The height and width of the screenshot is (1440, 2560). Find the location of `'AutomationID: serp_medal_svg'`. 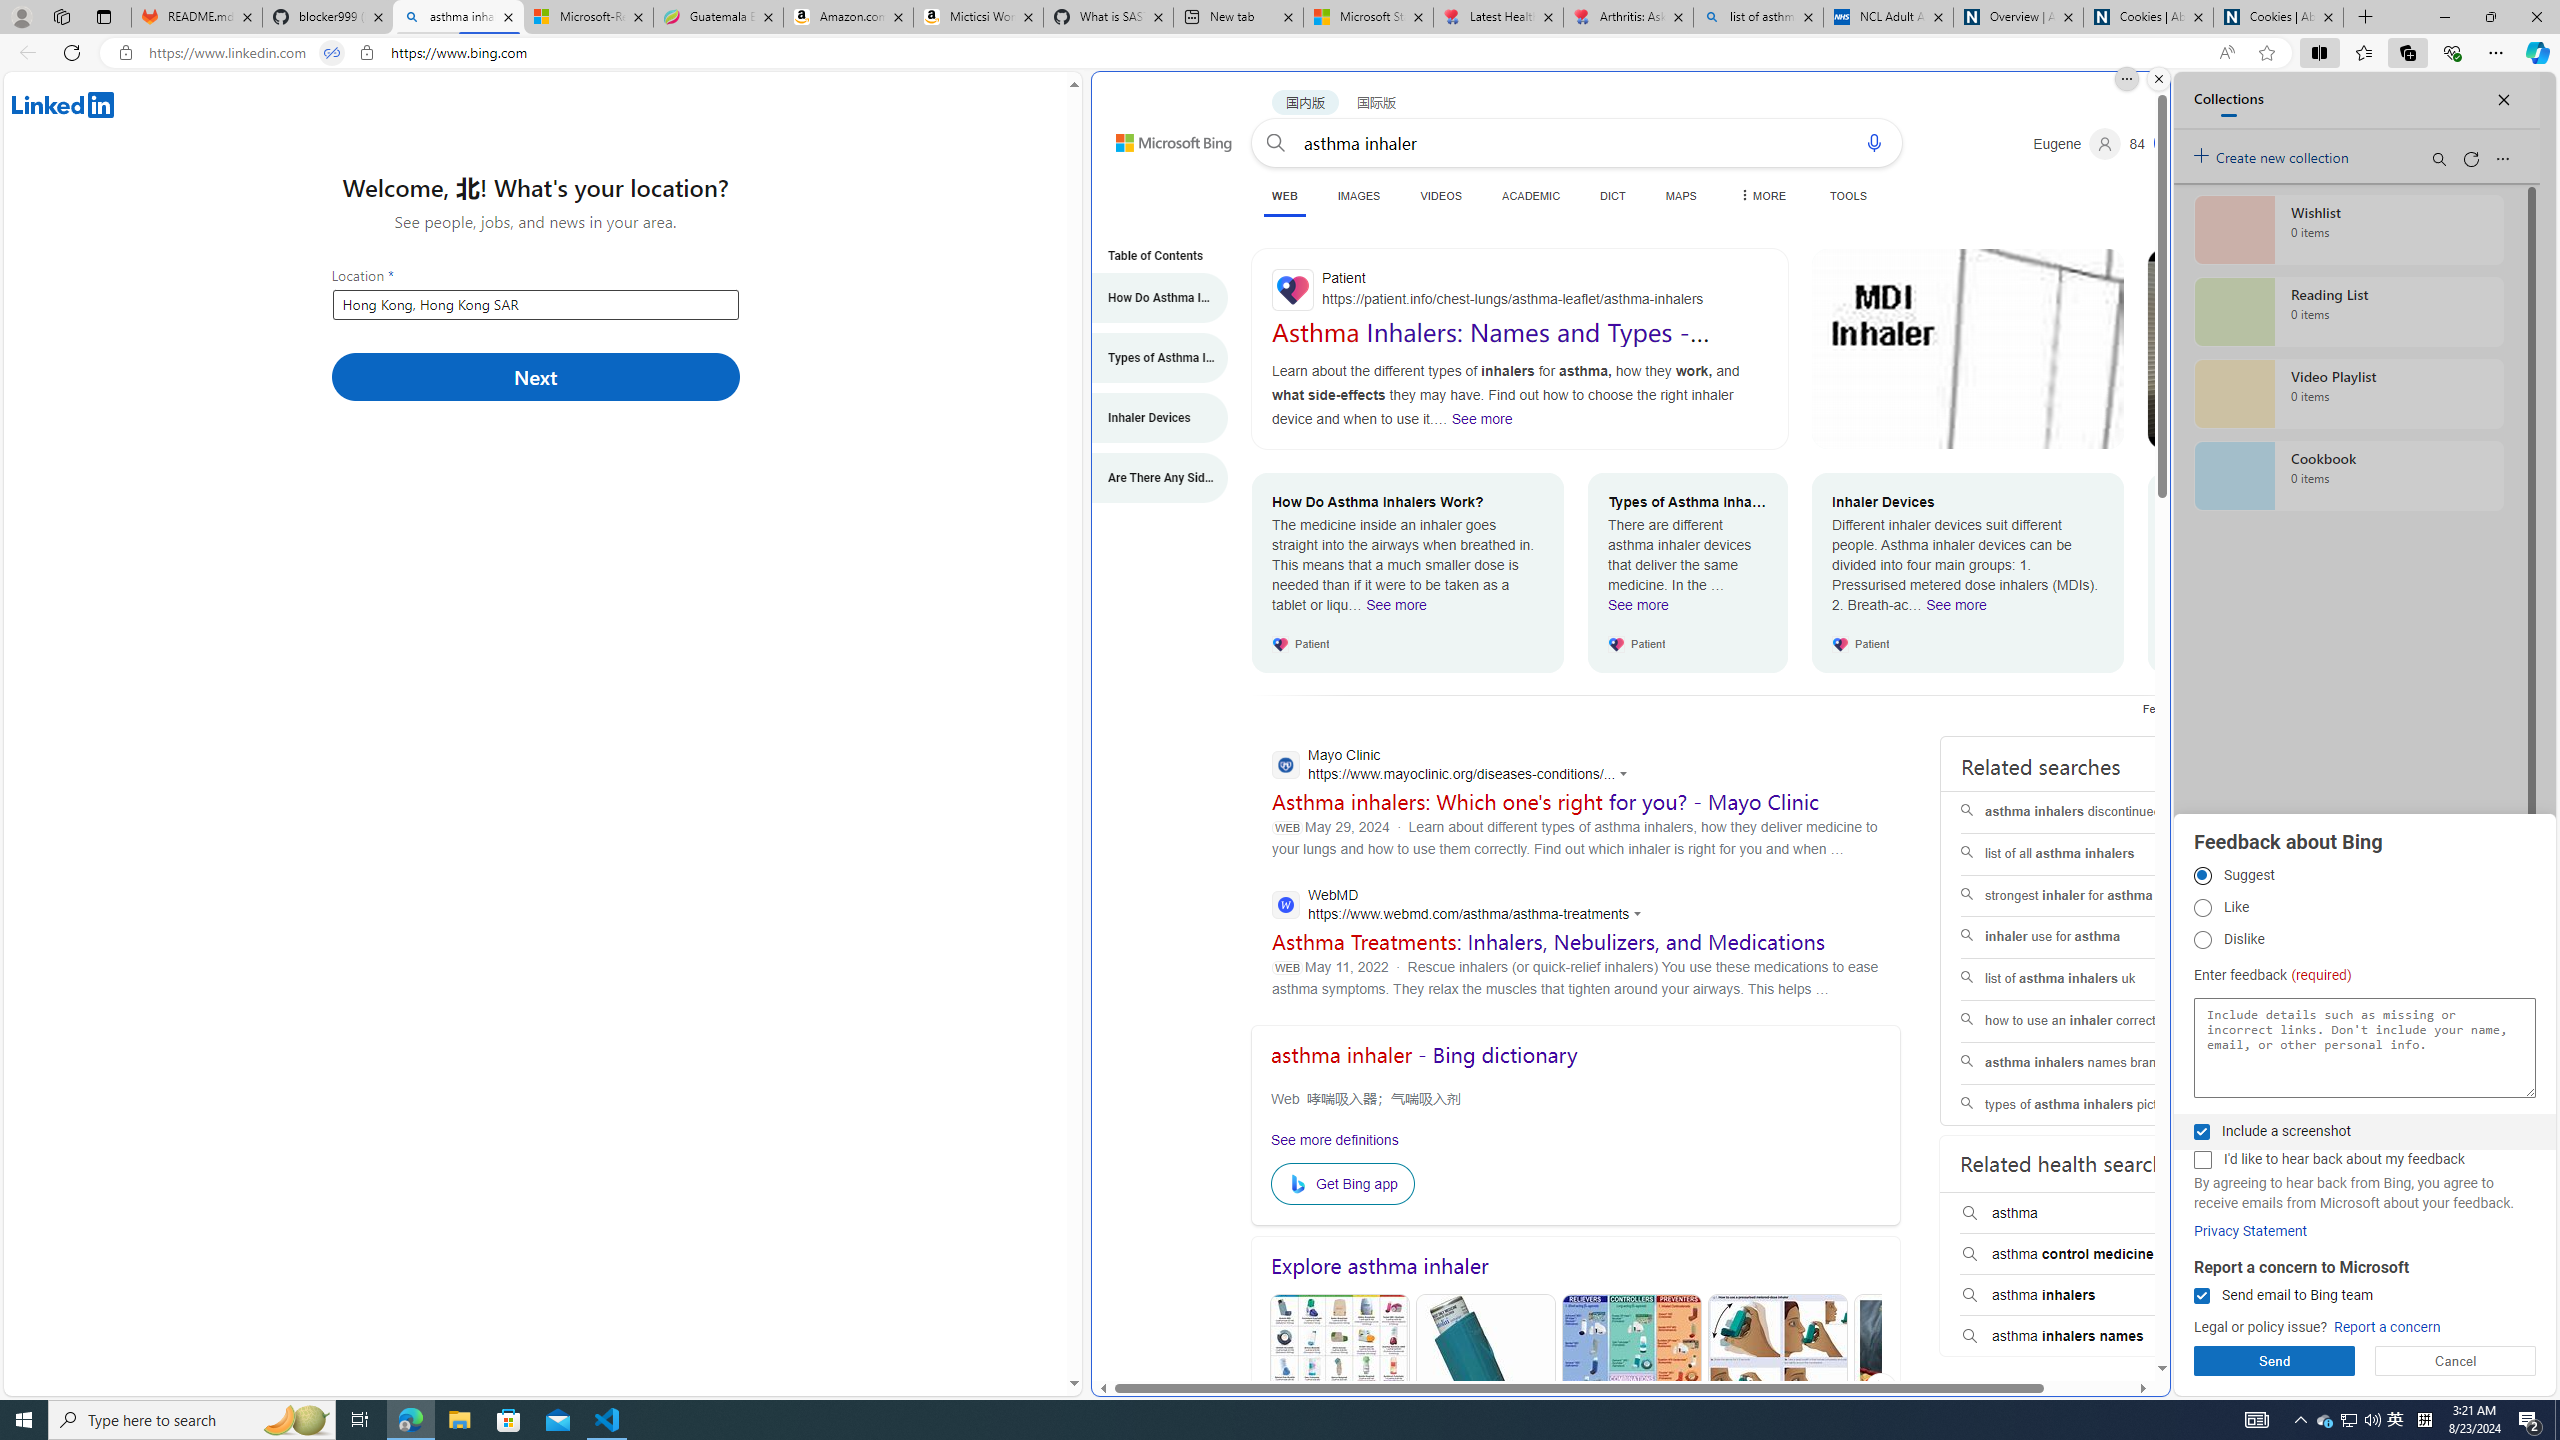

'AutomationID: serp_medal_svg' is located at coordinates (2168, 141).